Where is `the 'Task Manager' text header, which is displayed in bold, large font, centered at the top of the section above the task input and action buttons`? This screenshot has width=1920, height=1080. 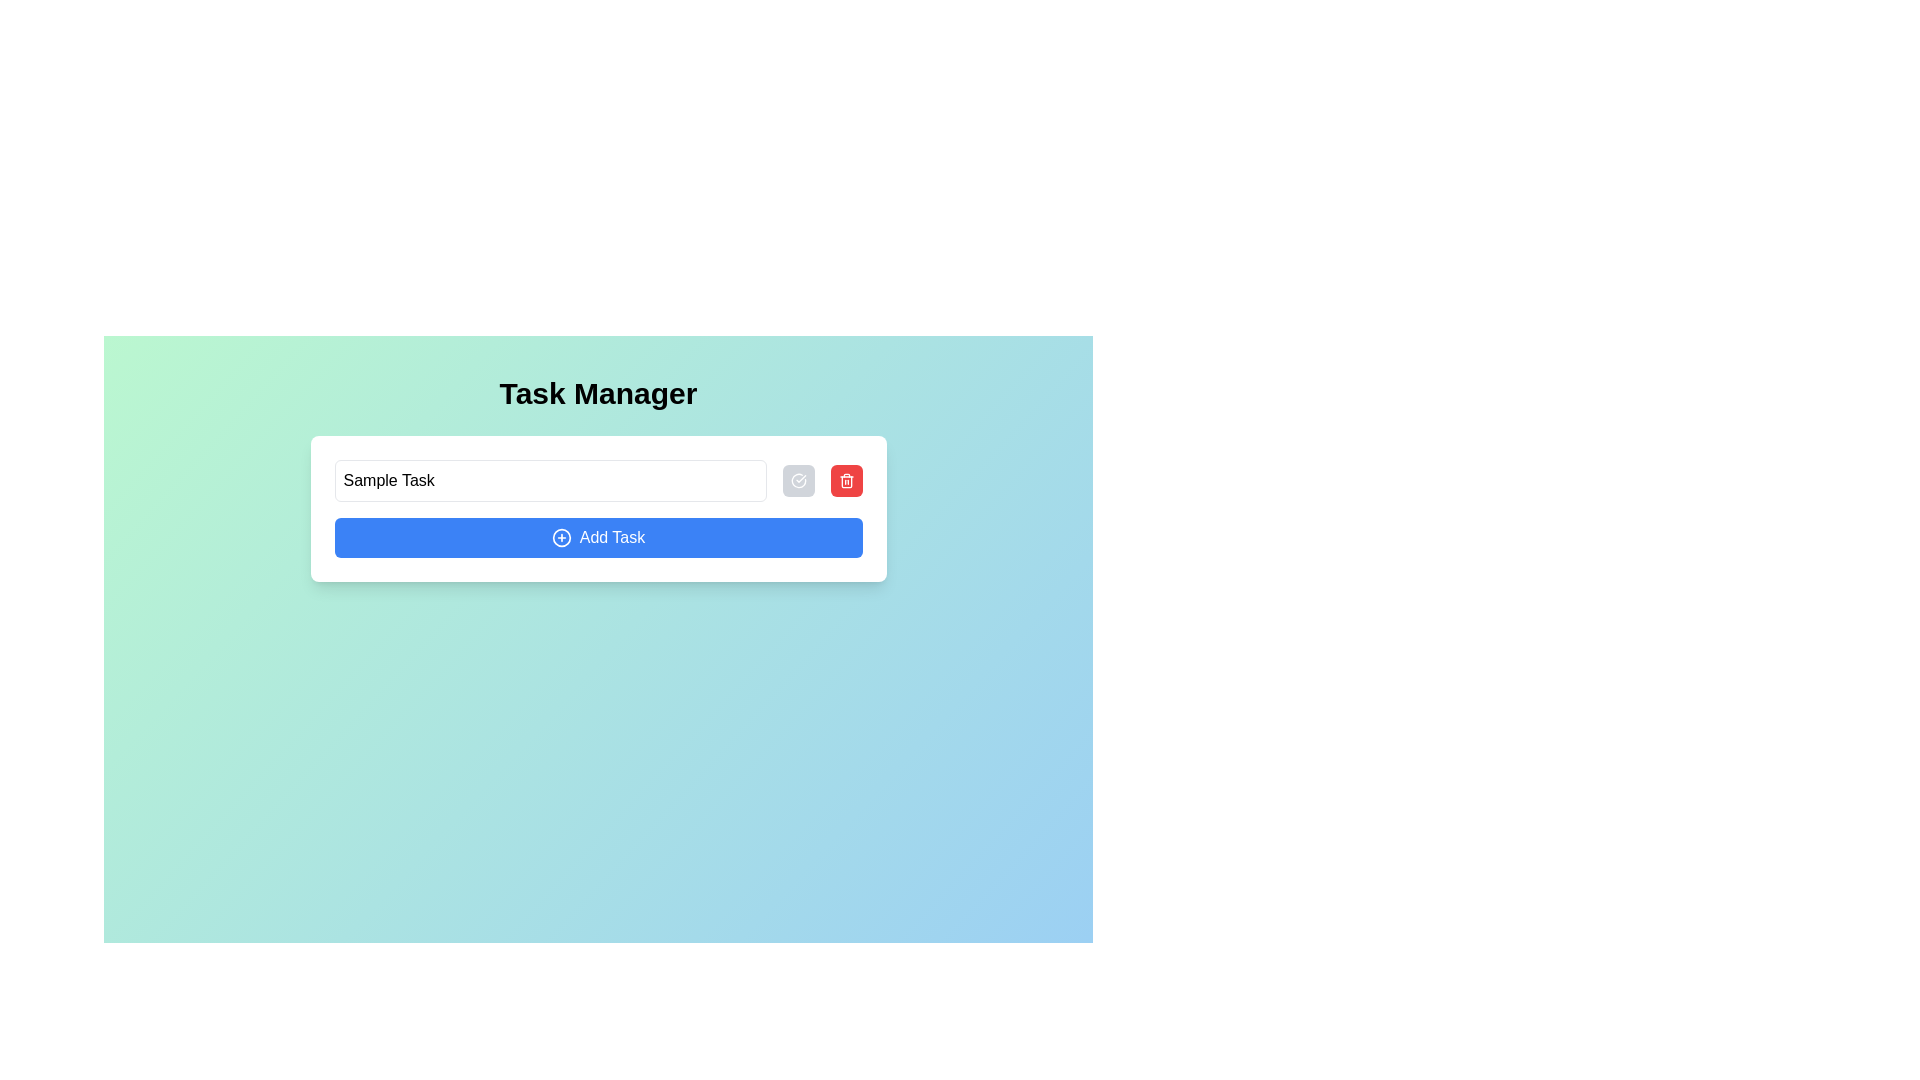 the 'Task Manager' text header, which is displayed in bold, large font, centered at the top of the section above the task input and action buttons is located at coordinates (597, 393).